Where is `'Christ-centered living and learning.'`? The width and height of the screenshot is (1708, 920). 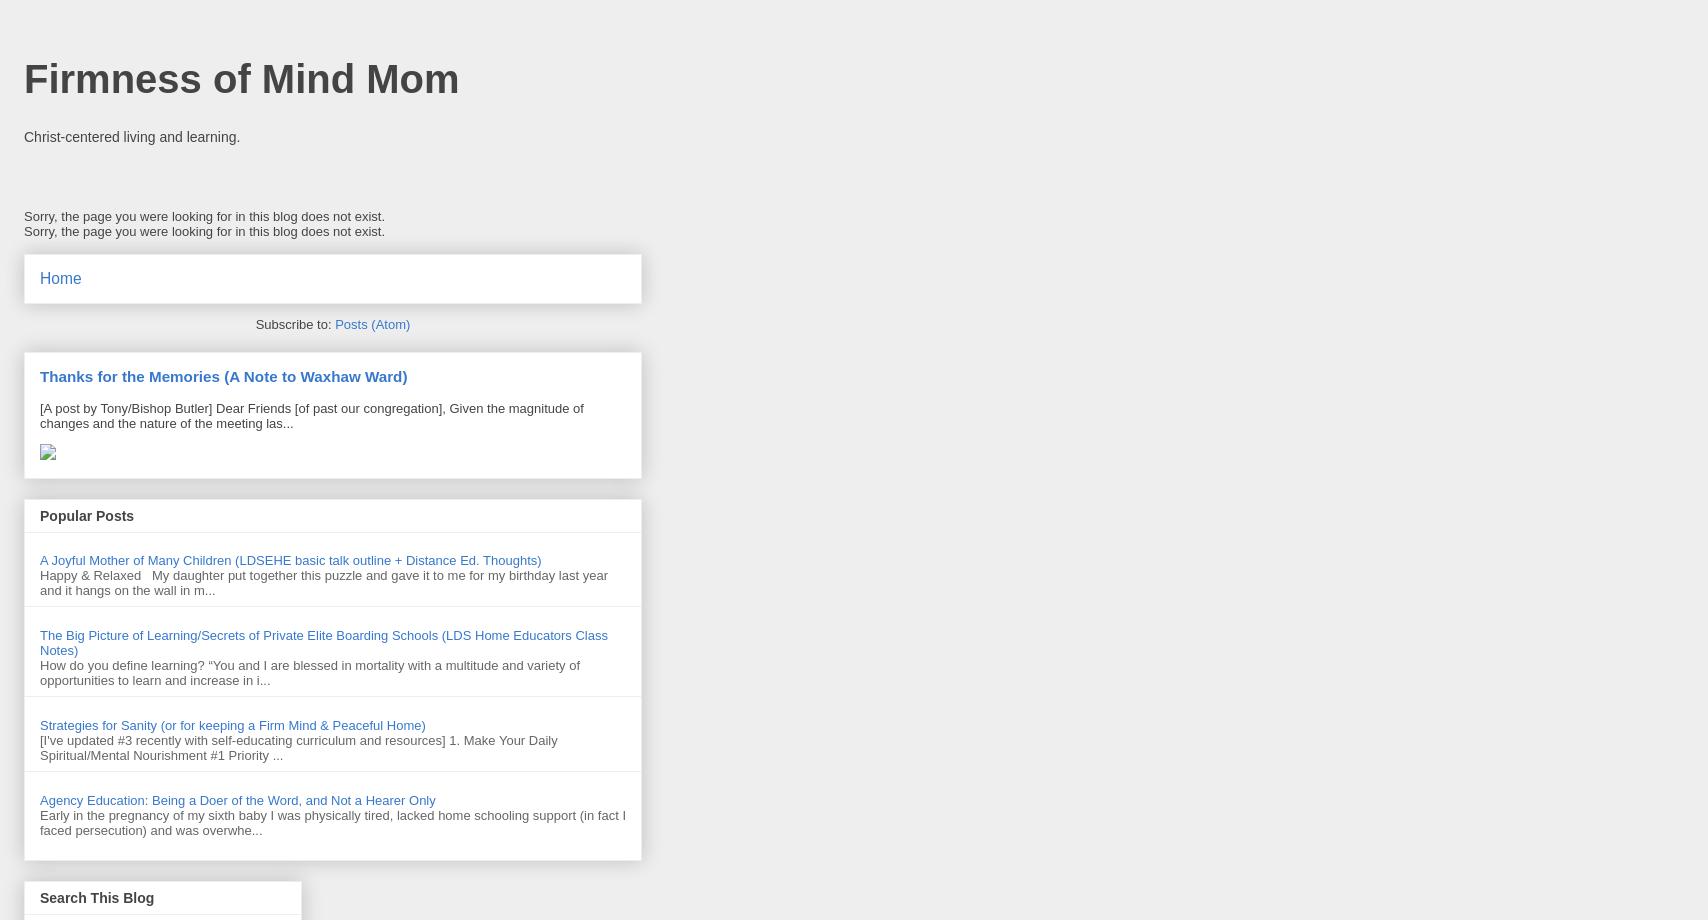 'Christ-centered living and learning.' is located at coordinates (132, 134).